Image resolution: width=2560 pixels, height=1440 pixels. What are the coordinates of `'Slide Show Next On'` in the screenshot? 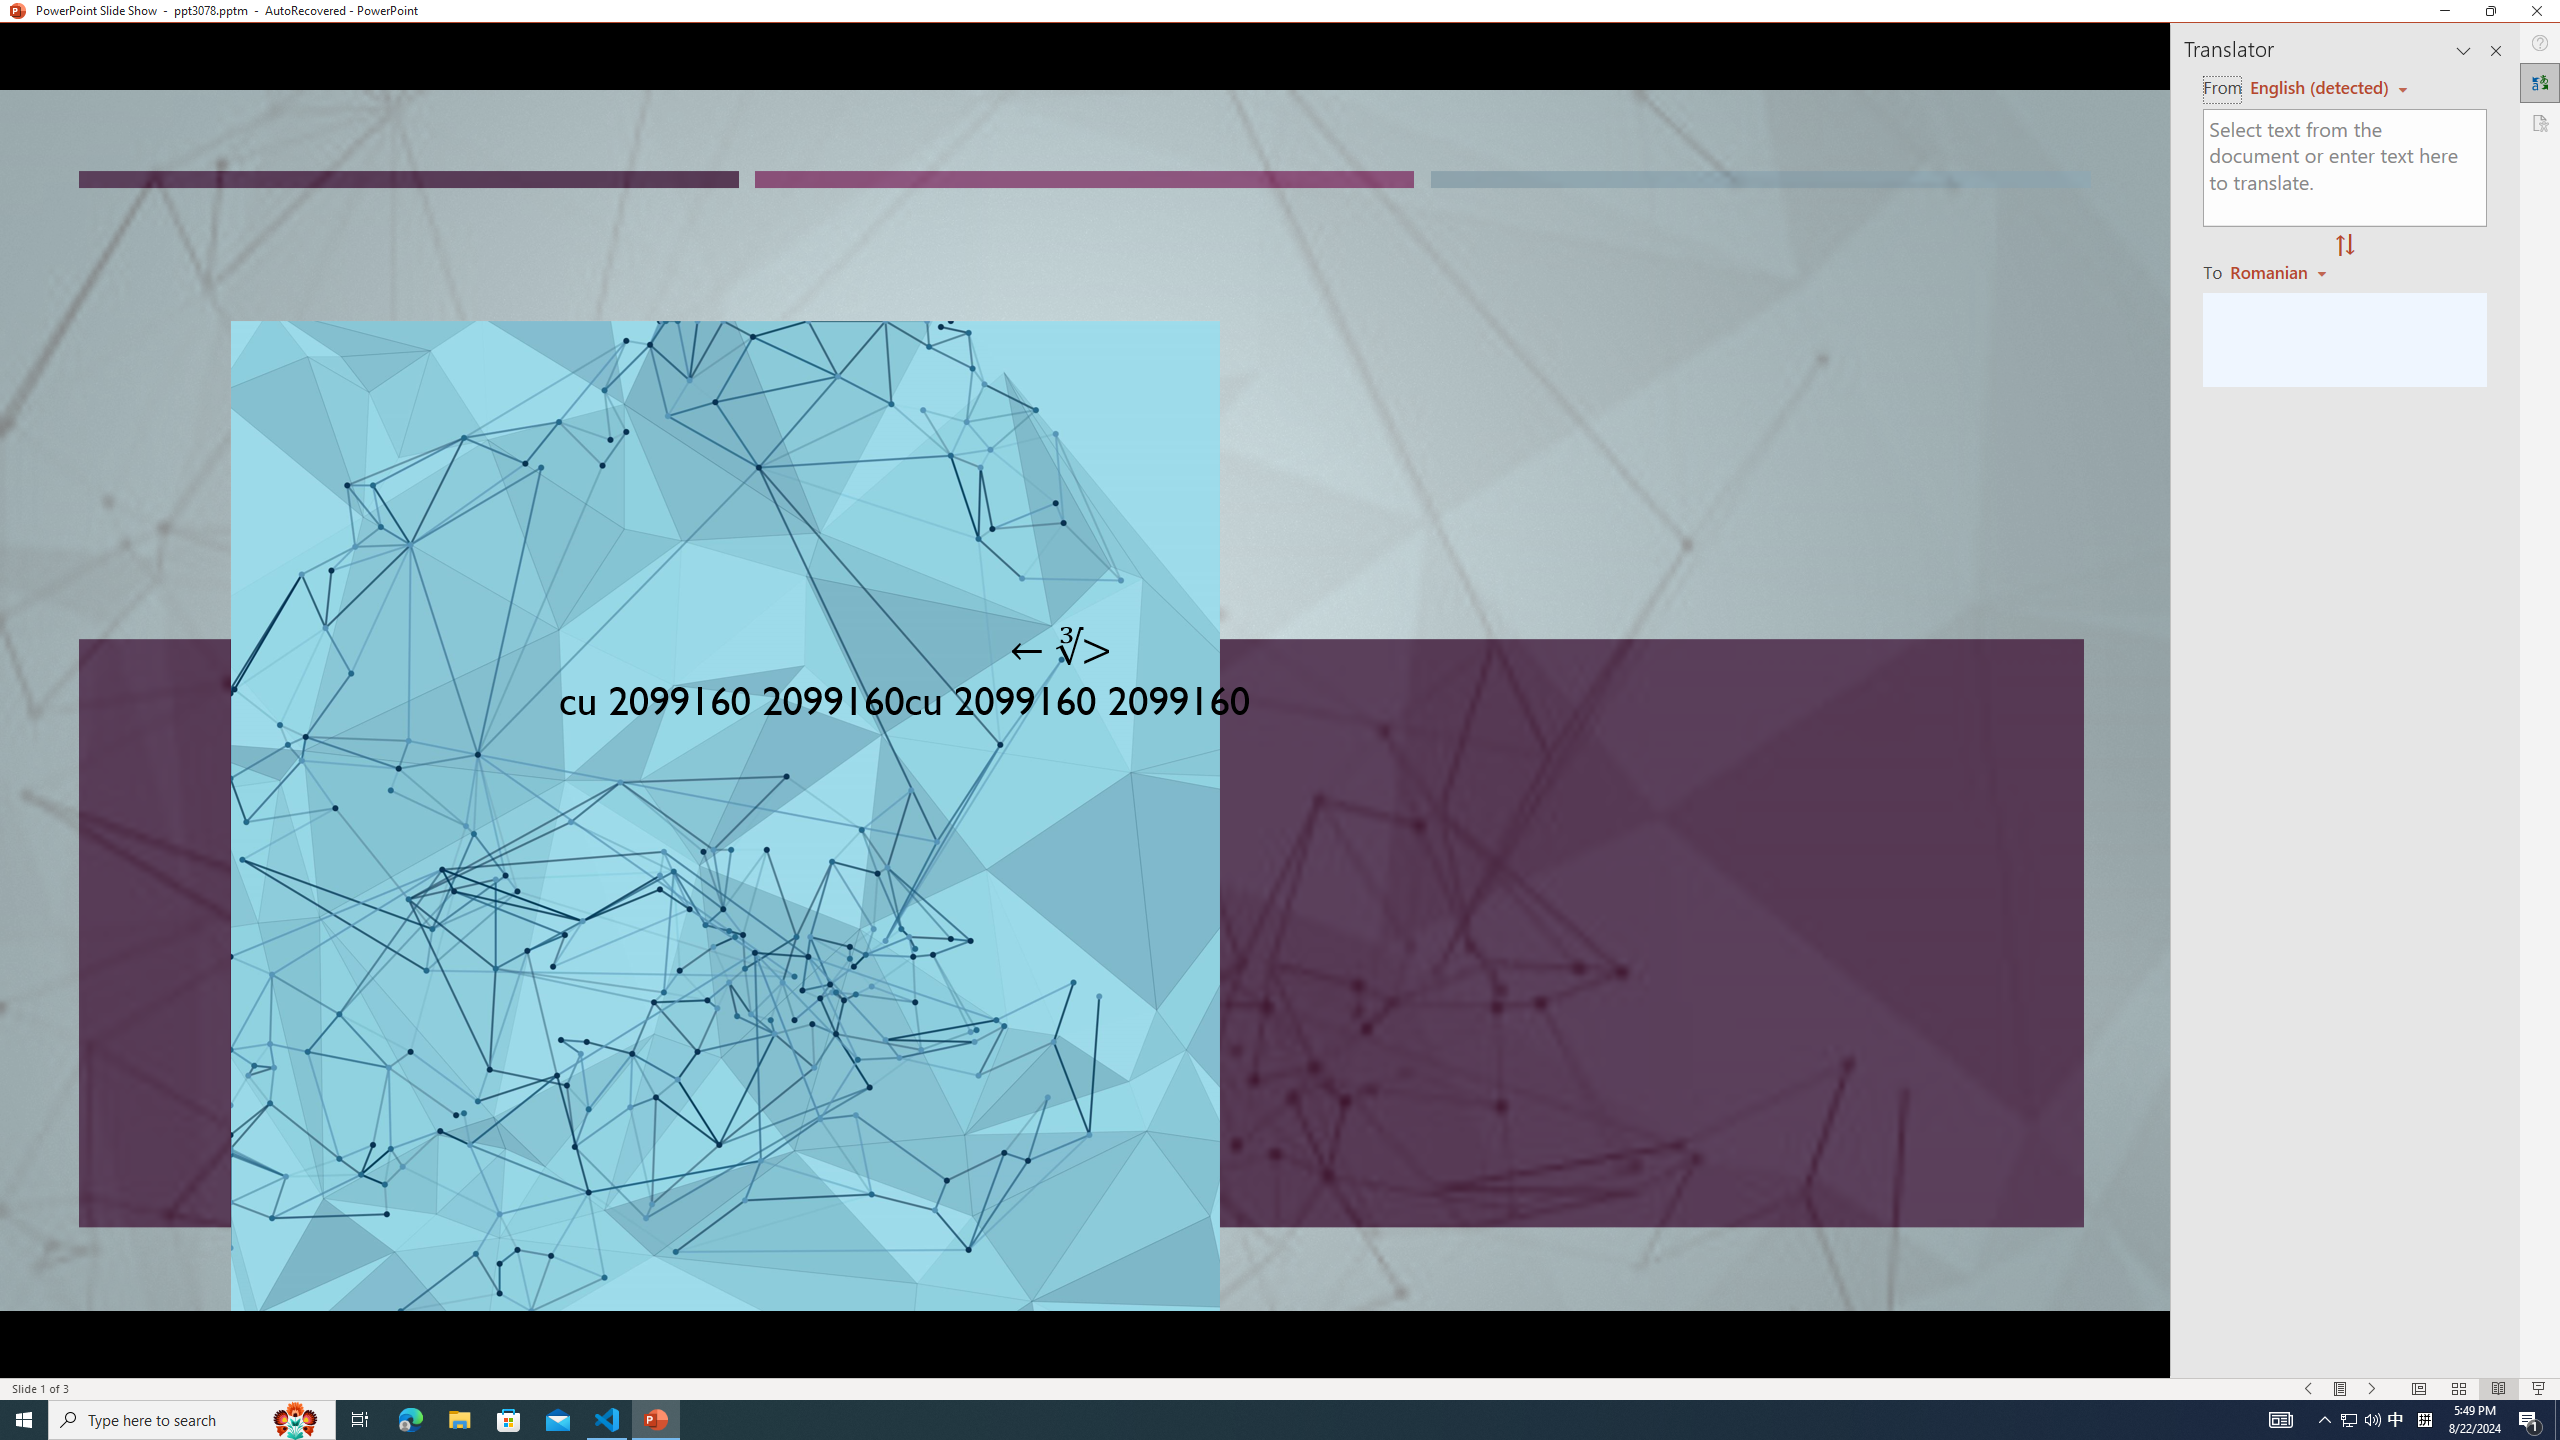 It's located at (2372, 1389).